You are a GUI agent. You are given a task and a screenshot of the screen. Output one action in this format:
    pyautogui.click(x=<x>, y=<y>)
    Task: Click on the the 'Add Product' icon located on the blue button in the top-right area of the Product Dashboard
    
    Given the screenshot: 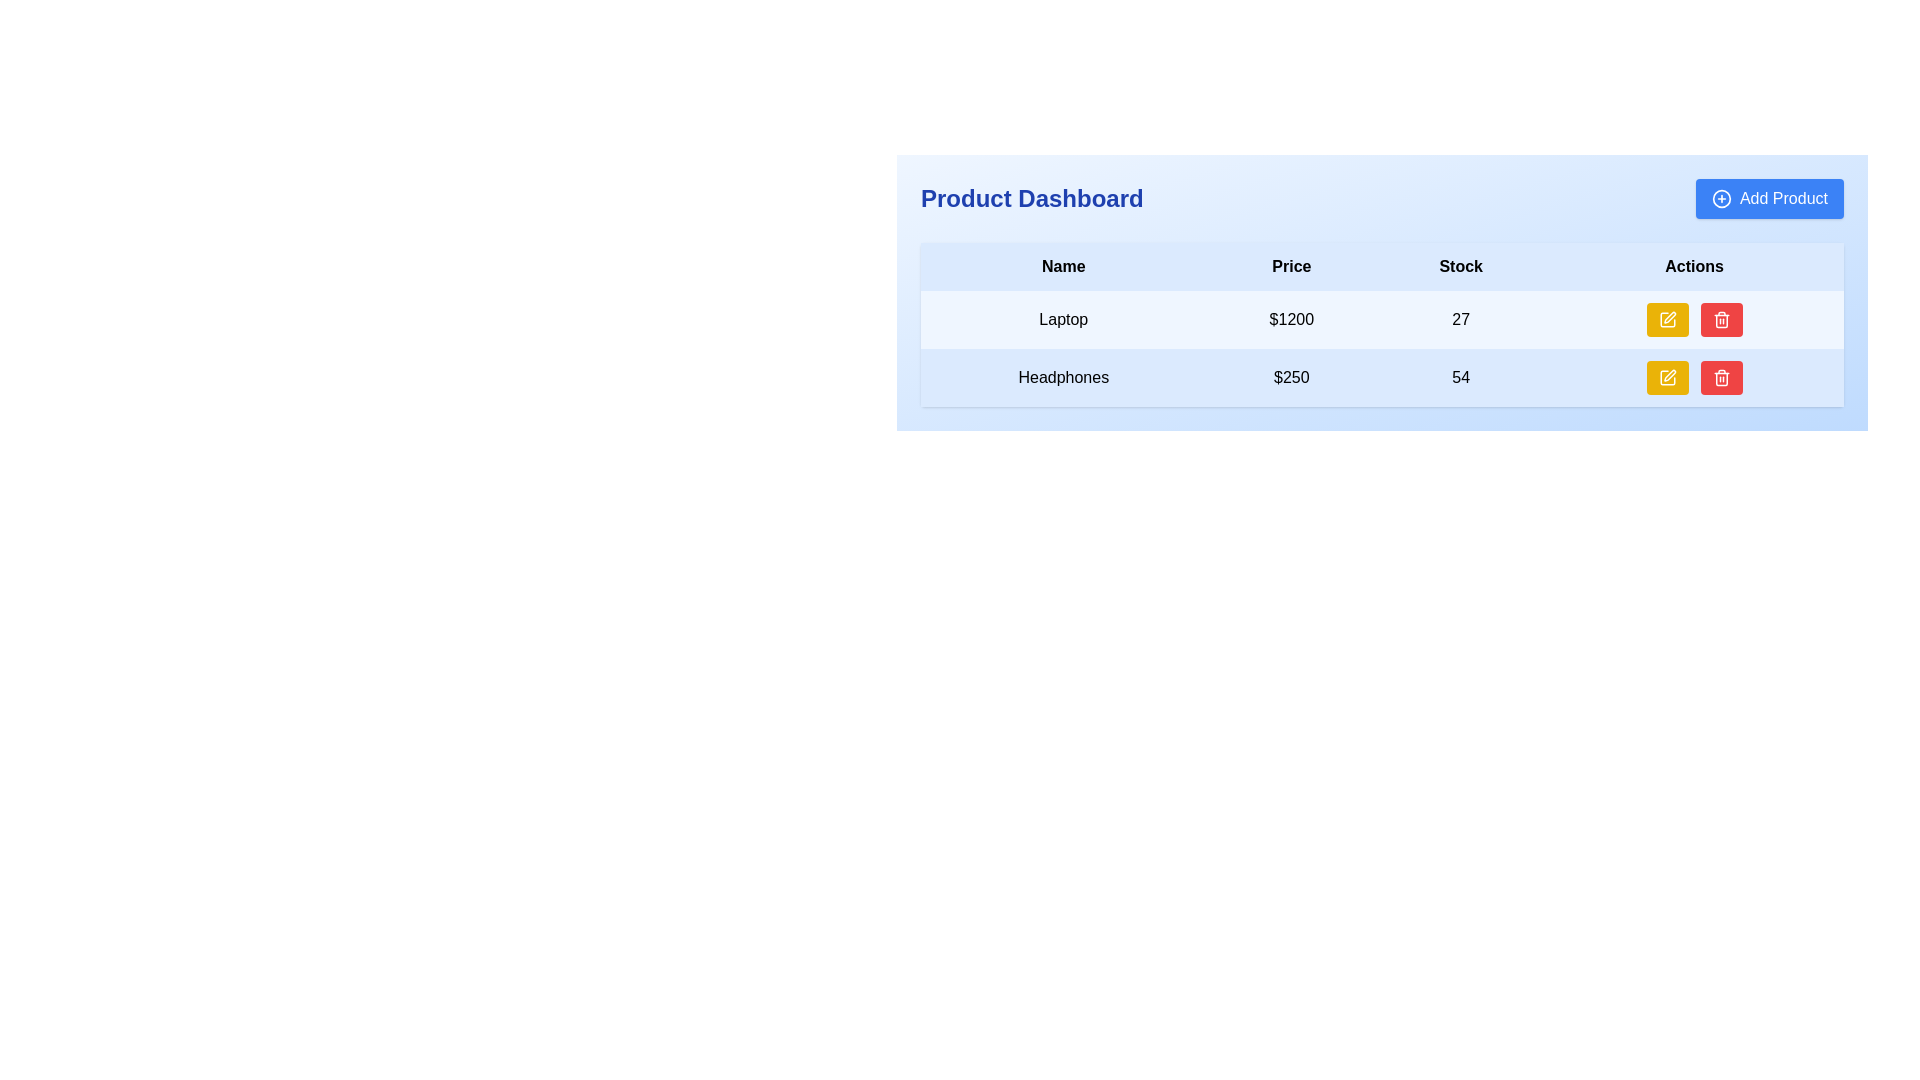 What is the action you would take?
    pyautogui.click(x=1720, y=199)
    